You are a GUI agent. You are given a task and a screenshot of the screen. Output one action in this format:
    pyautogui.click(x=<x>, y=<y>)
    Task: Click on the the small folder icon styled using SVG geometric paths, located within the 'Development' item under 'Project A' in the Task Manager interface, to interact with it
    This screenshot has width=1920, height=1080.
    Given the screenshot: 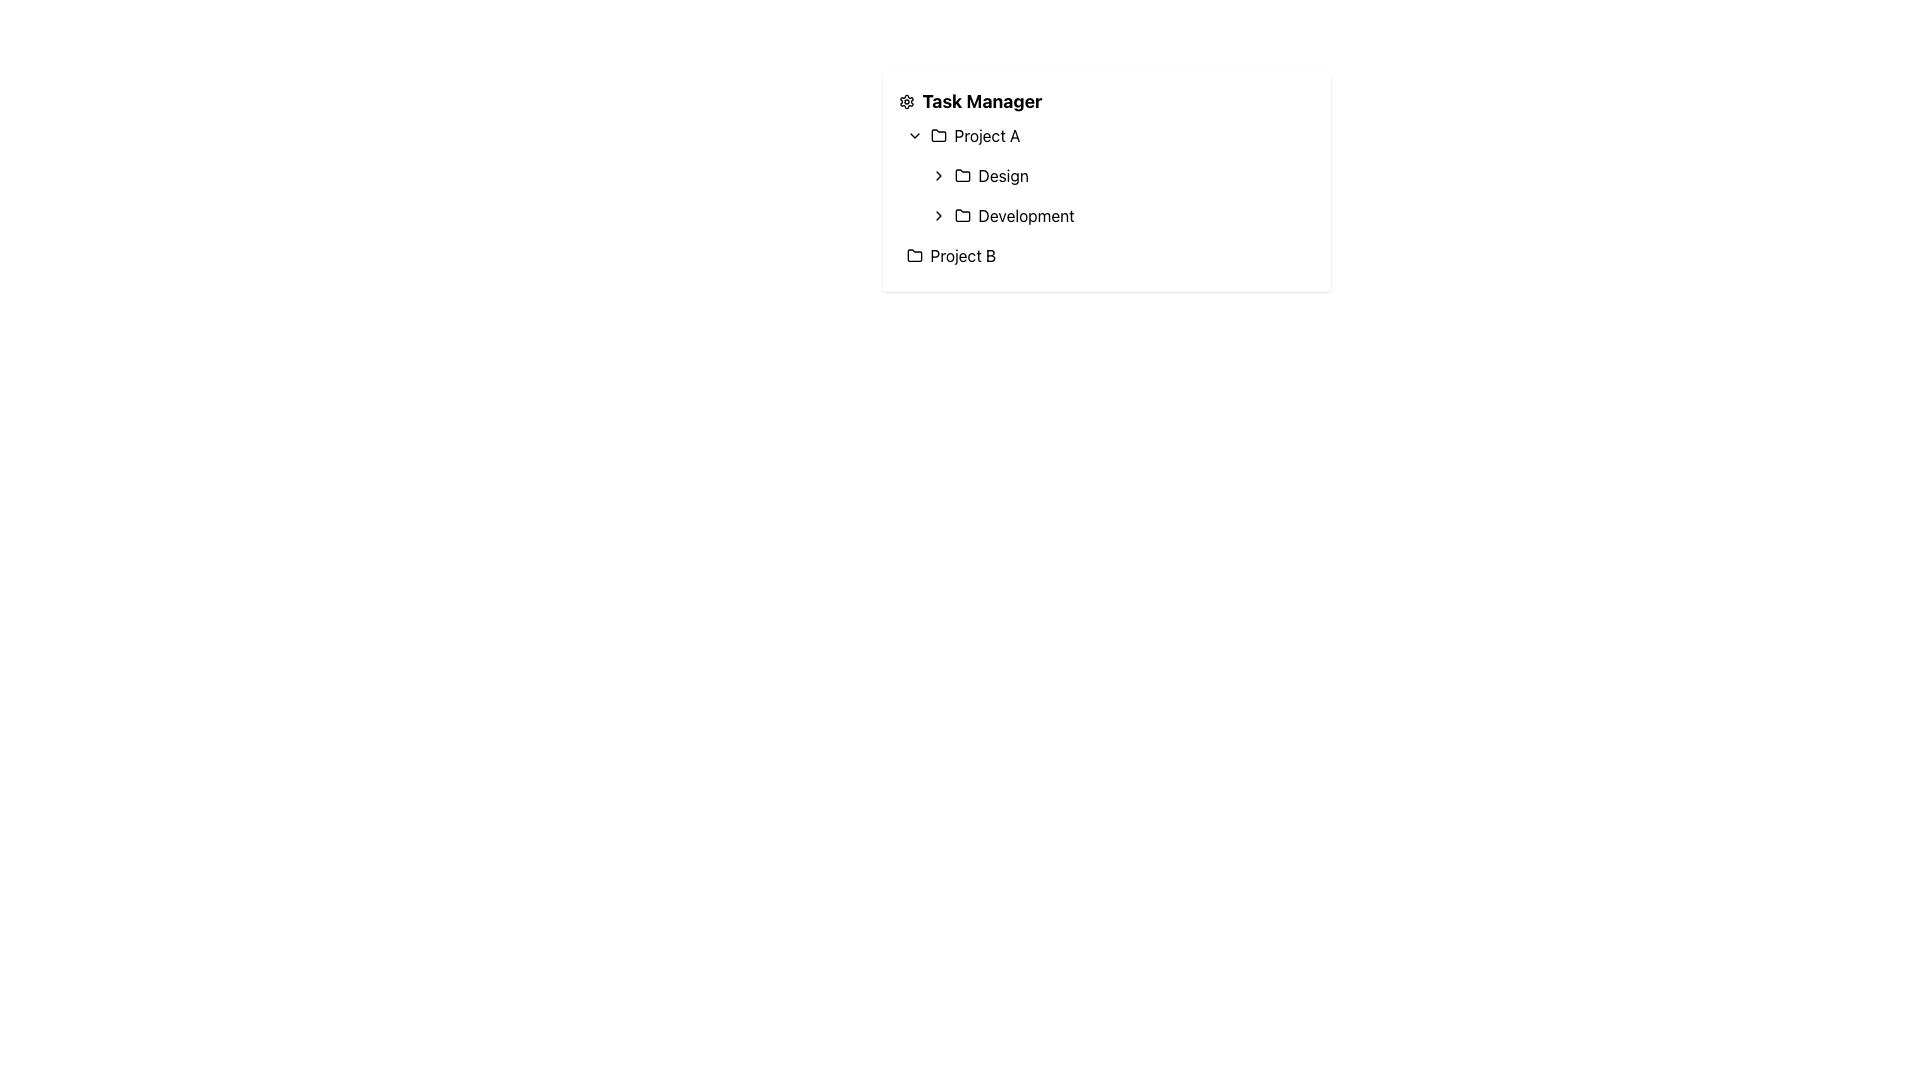 What is the action you would take?
    pyautogui.click(x=962, y=215)
    